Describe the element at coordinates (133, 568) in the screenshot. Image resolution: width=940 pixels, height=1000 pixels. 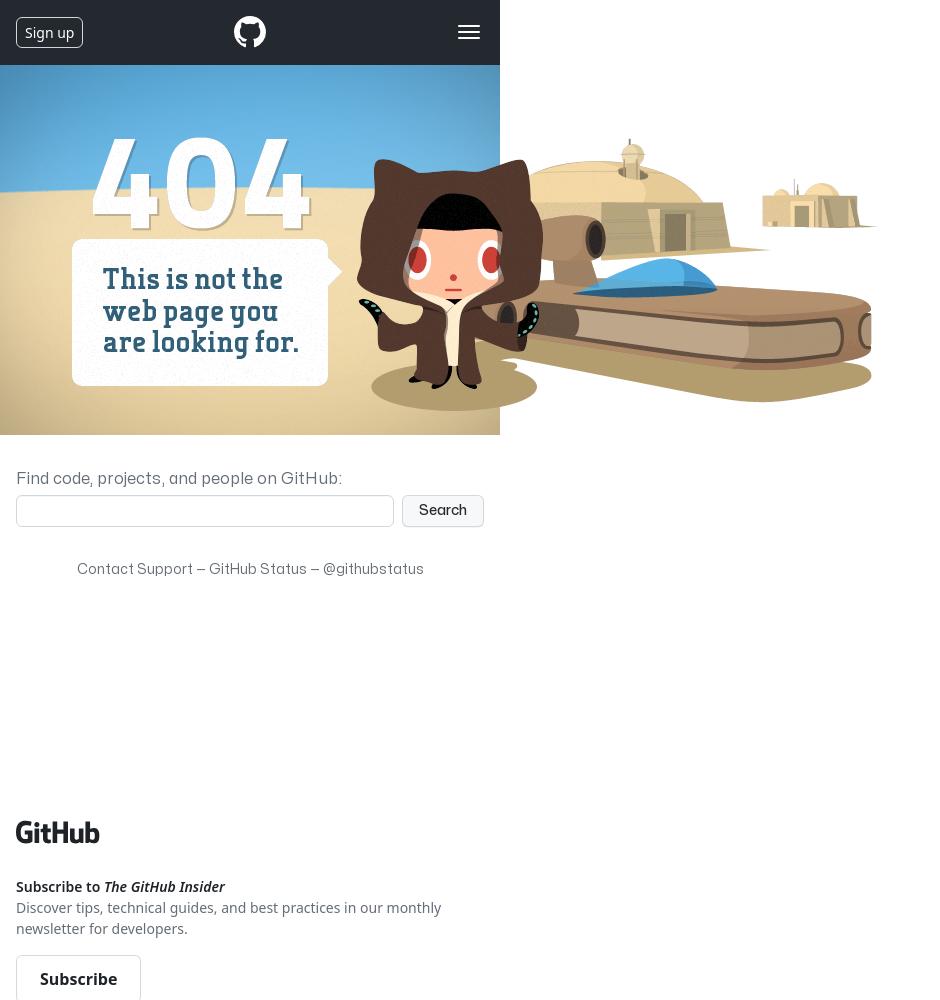
I see `'Contact Support'` at that location.